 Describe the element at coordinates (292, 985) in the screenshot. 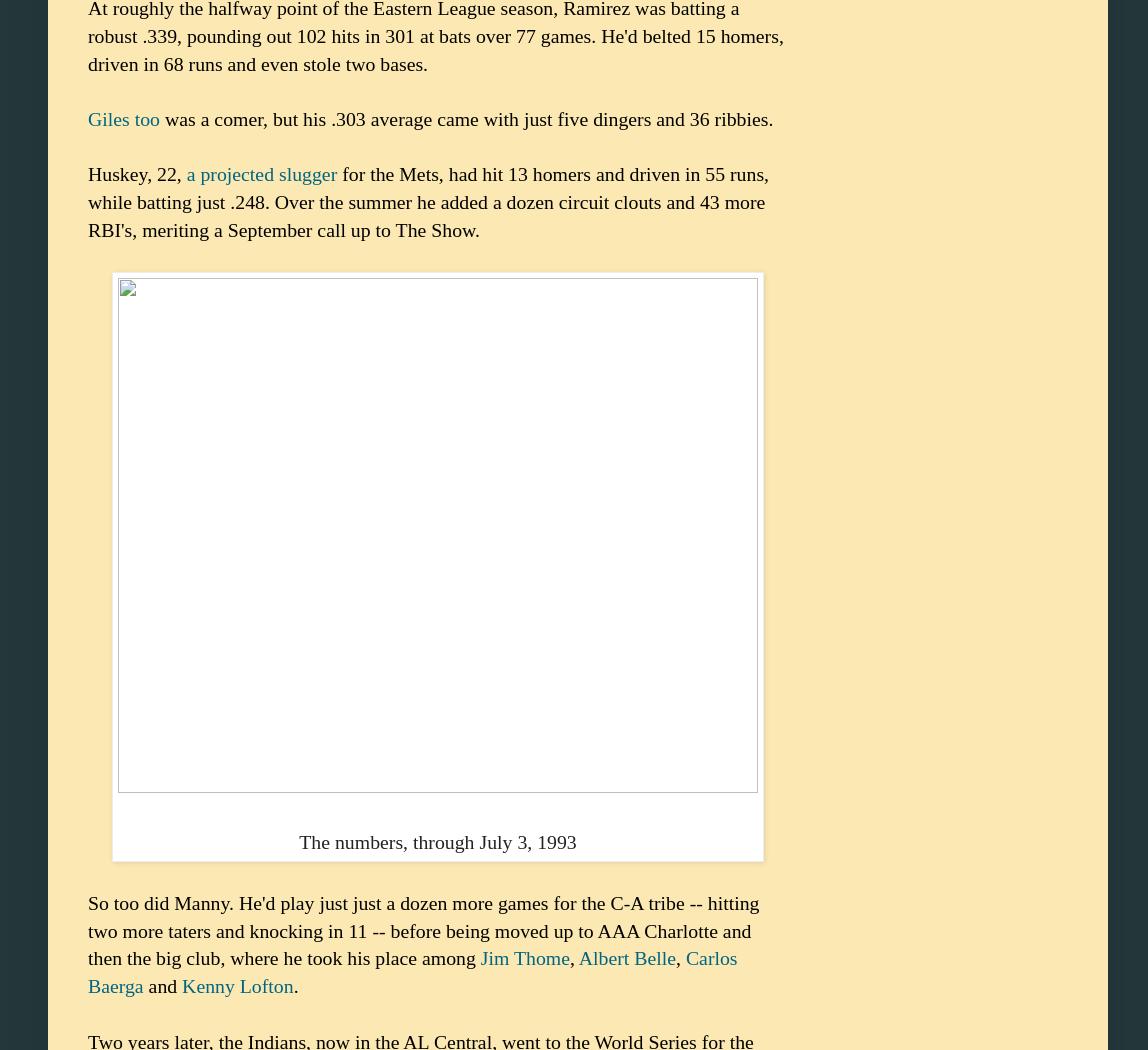

I see `'.'` at that location.